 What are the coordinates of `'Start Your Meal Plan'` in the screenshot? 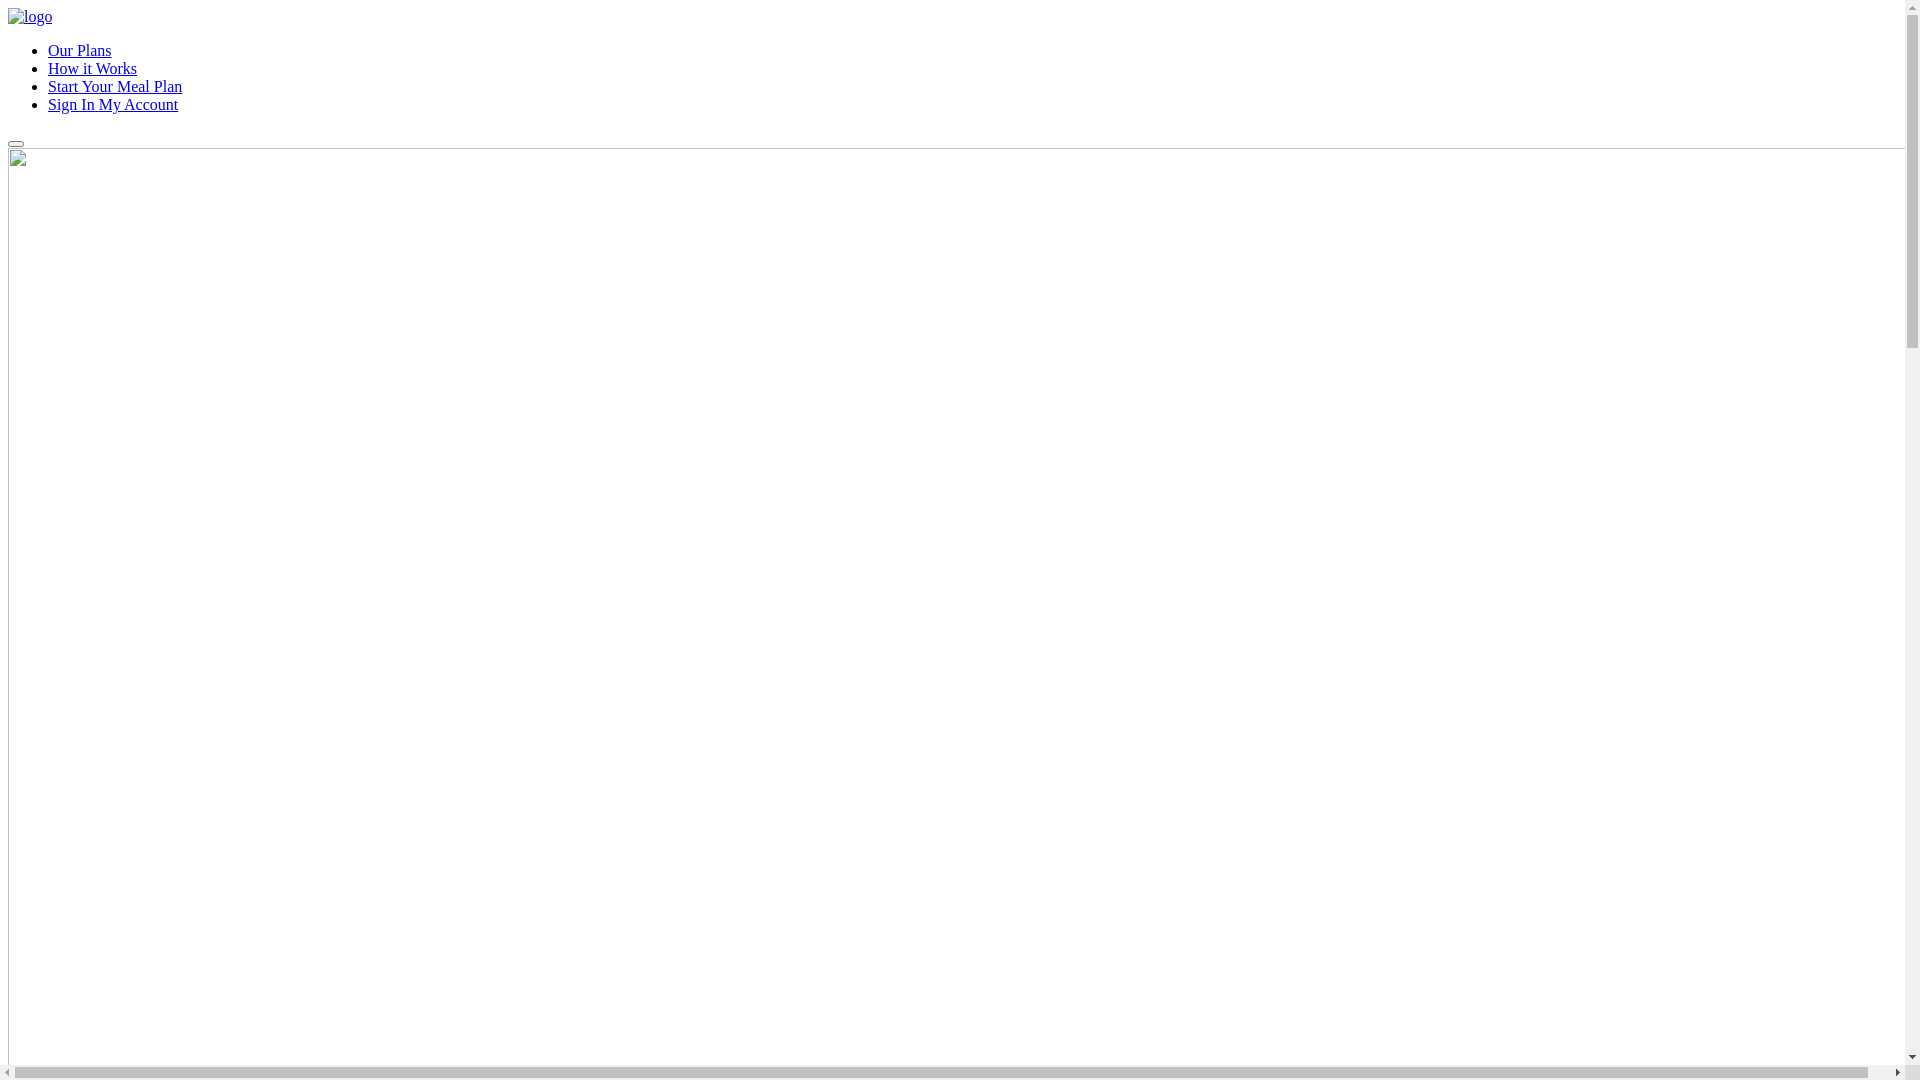 It's located at (114, 85).